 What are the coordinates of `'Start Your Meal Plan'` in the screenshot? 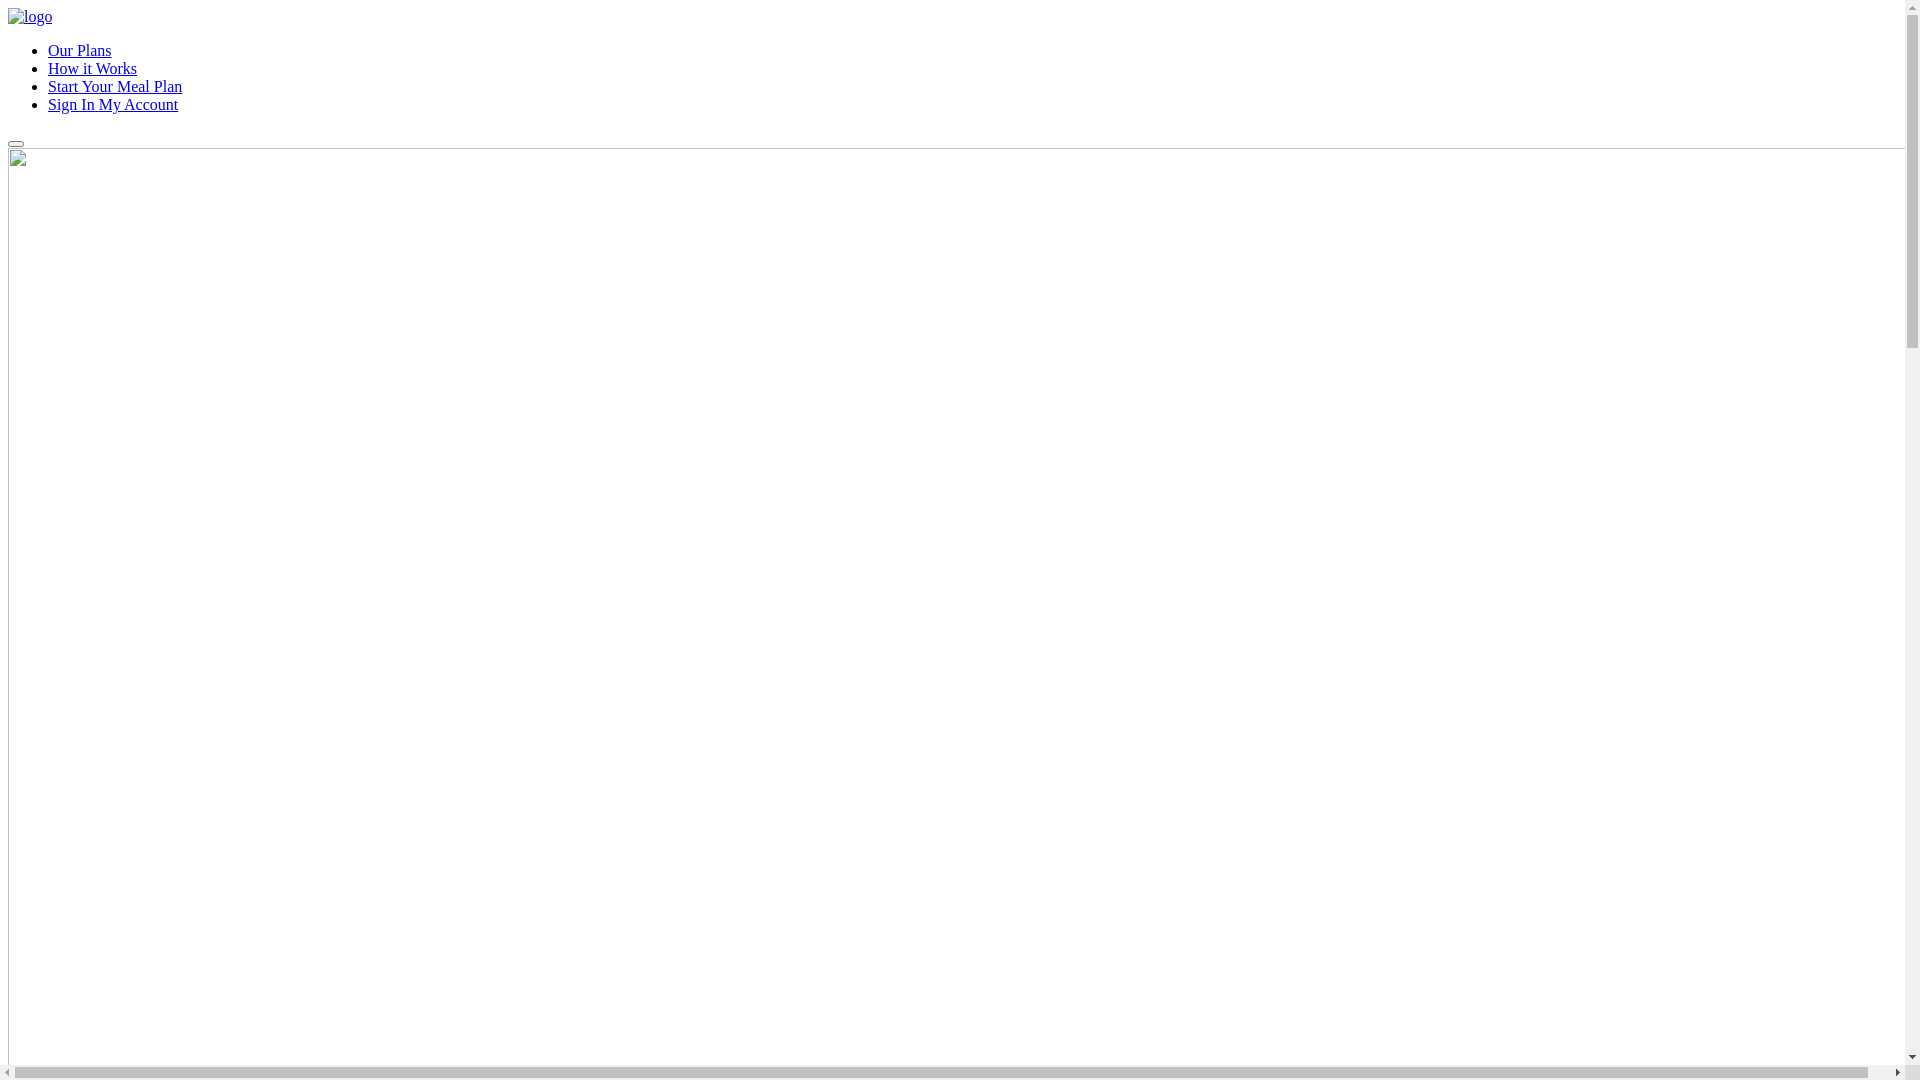 It's located at (114, 85).